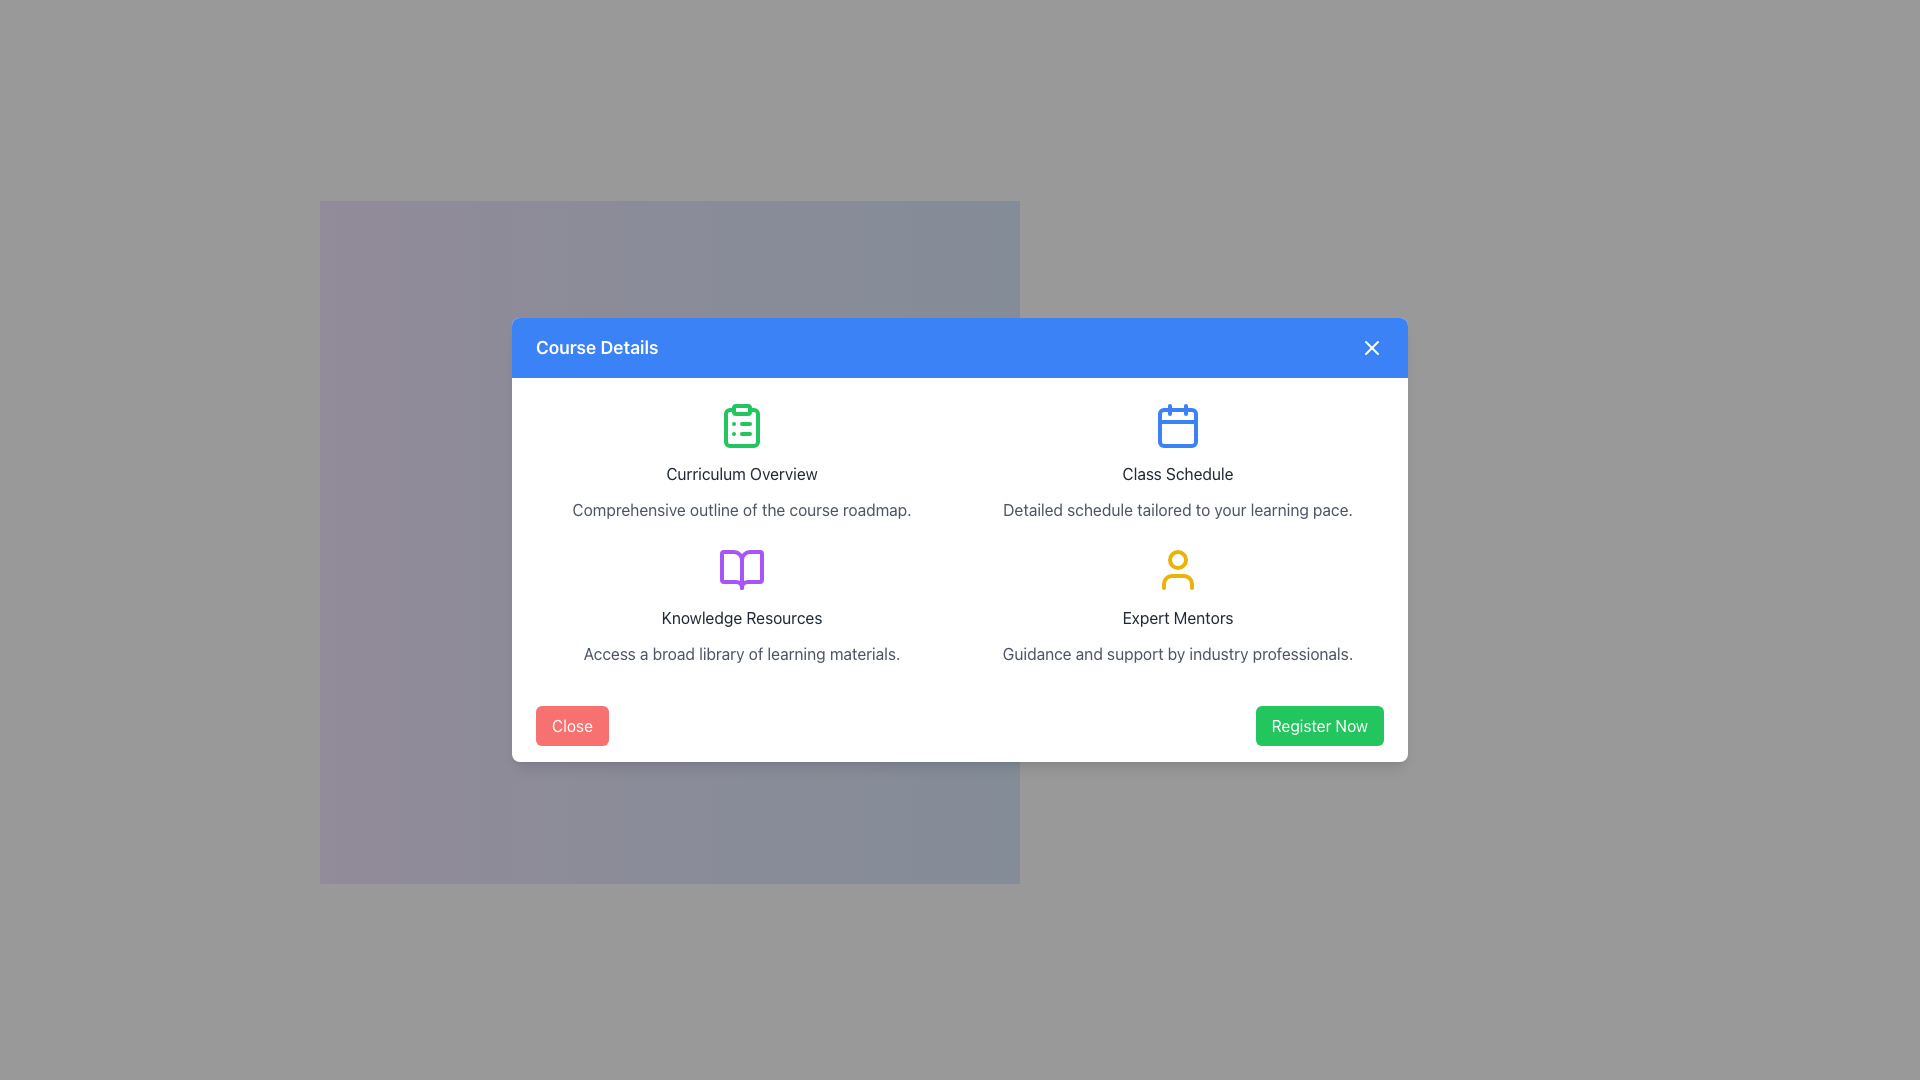 Image resolution: width=1920 pixels, height=1080 pixels. Describe the element at coordinates (741, 424) in the screenshot. I see `the clipboard icon with checklist marks, styled in vivid green color, located above the 'Curriculum Overview' heading` at that location.